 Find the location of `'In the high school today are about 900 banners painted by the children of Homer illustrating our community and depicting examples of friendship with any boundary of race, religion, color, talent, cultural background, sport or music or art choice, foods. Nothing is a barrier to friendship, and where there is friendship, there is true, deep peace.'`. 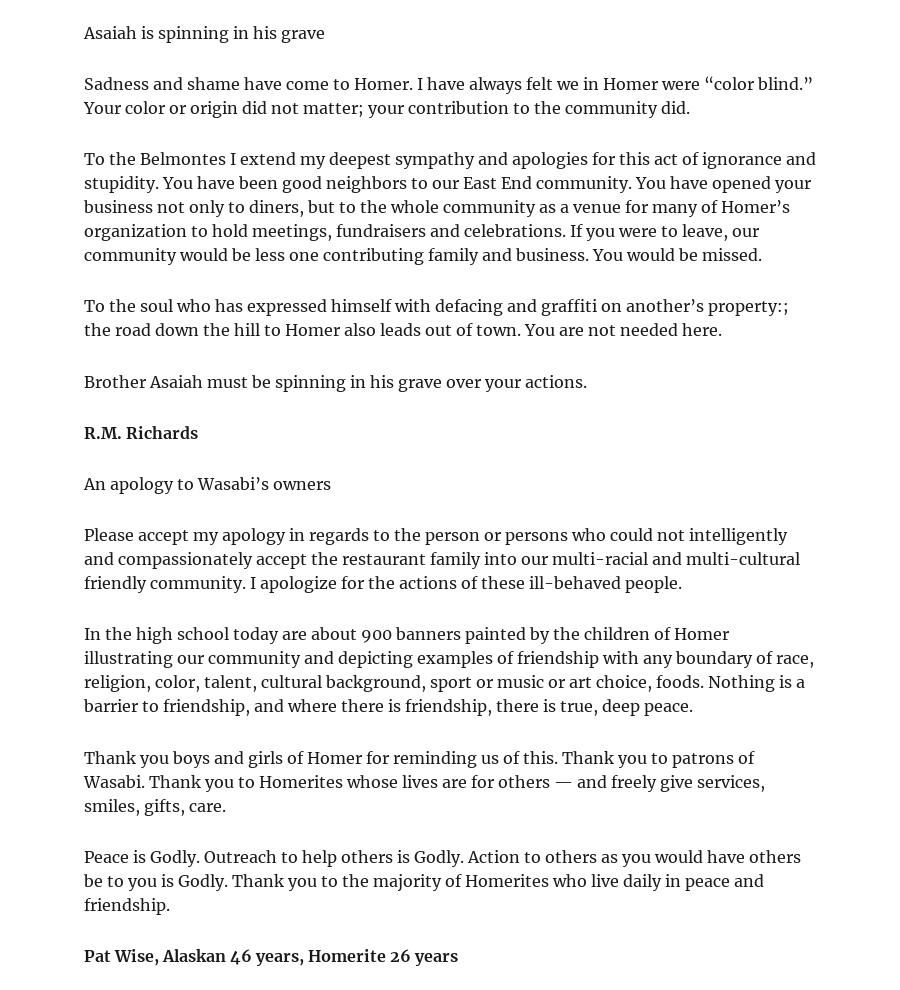

'In the high school today are about 900 banners painted by the children of Homer illustrating our community and depicting examples of friendship with any boundary of race, religion, color, talent, cultural background, sport or music or art choice, foods. Nothing is a barrier to friendship, and where there is friendship, there is true, deep peace.' is located at coordinates (449, 670).